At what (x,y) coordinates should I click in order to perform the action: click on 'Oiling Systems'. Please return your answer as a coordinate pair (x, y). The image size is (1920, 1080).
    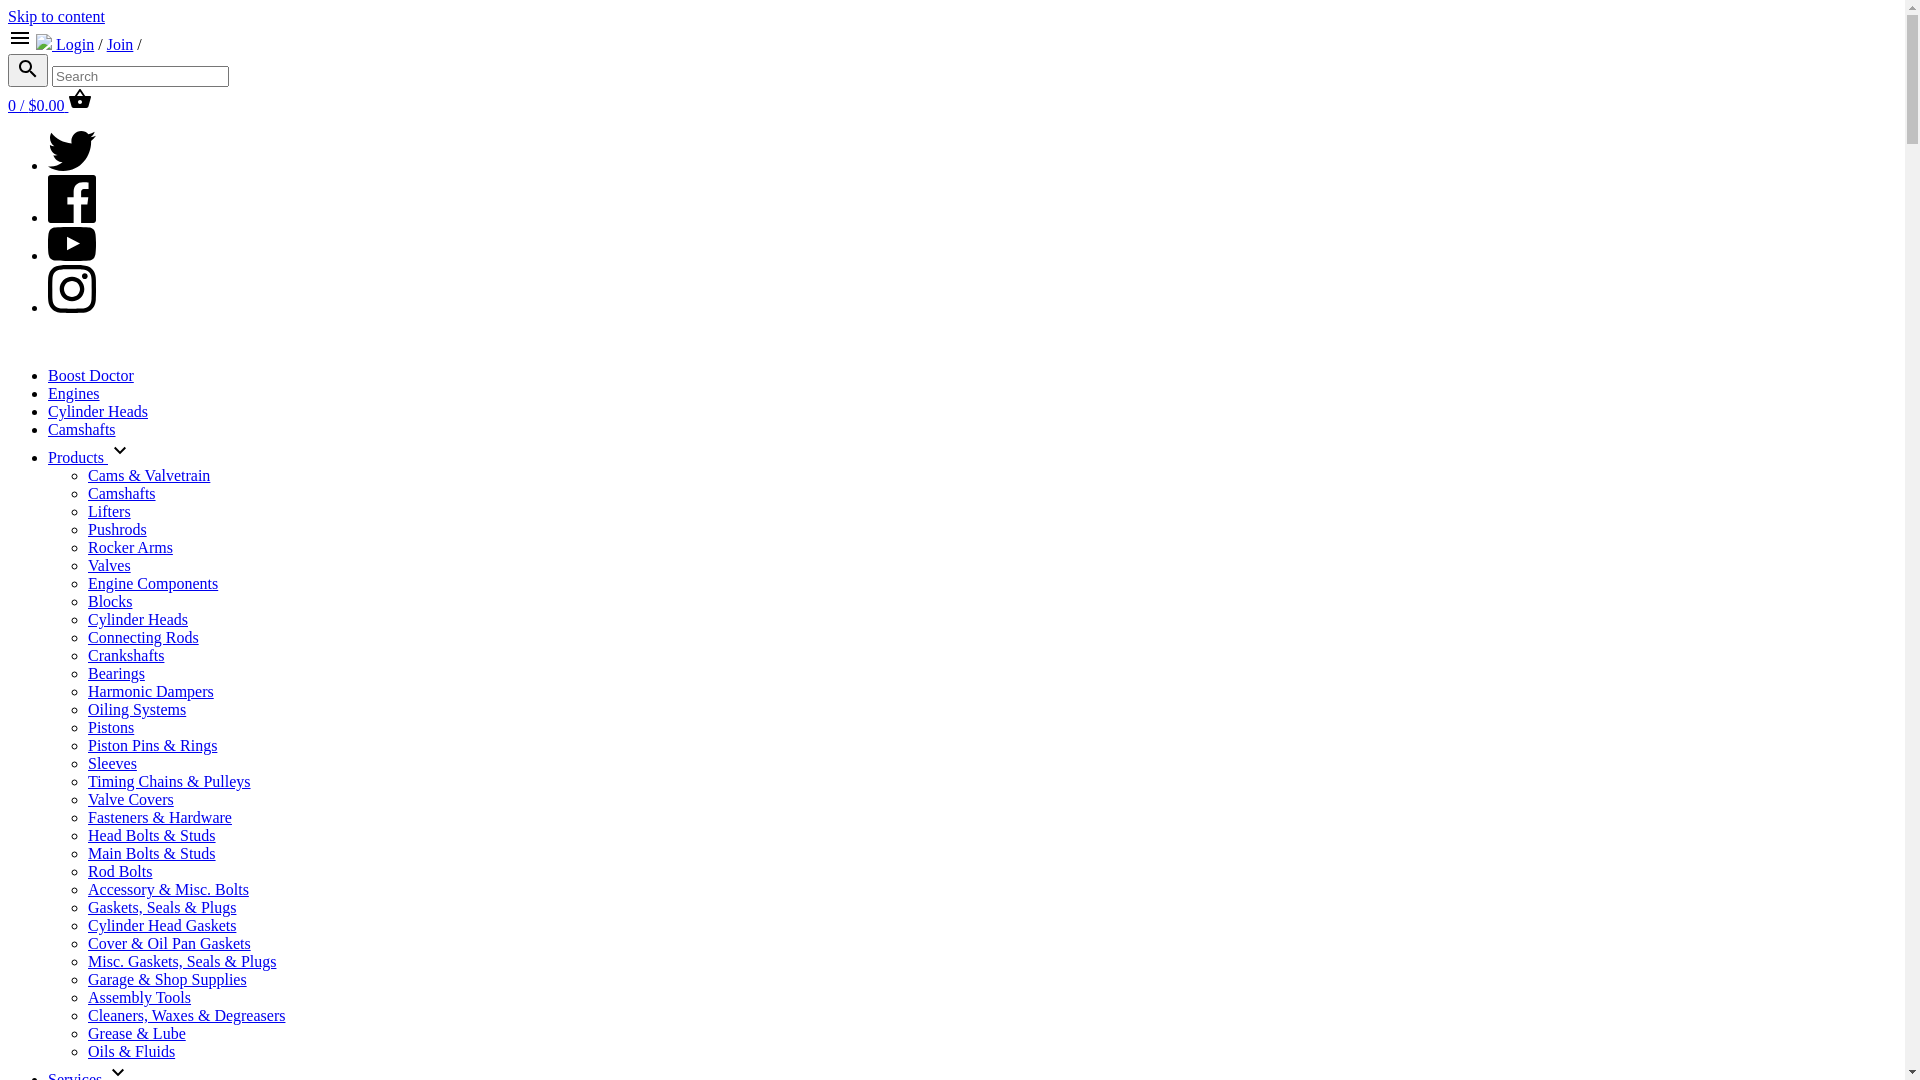
    Looking at the image, I should click on (136, 708).